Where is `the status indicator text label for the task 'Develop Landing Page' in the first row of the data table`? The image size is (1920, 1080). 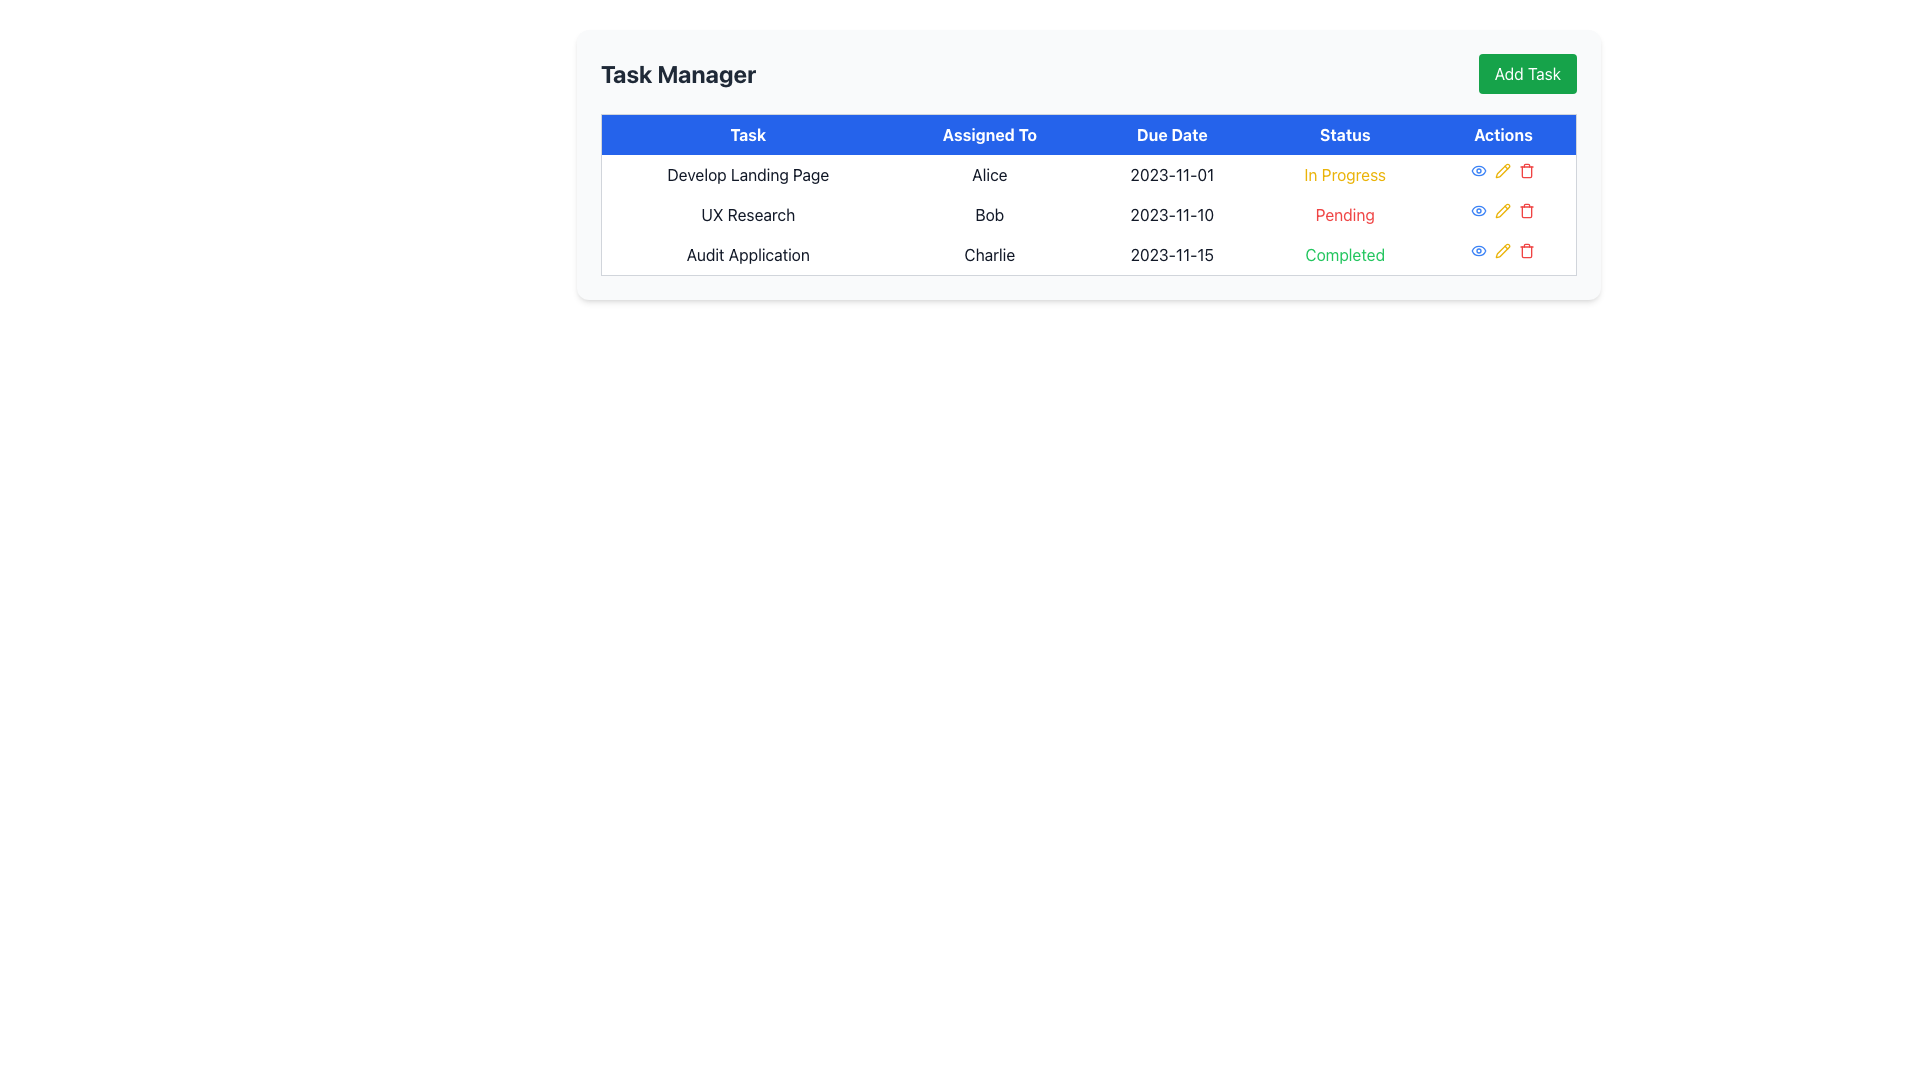 the status indicator text label for the task 'Develop Landing Page' in the first row of the data table is located at coordinates (1345, 173).